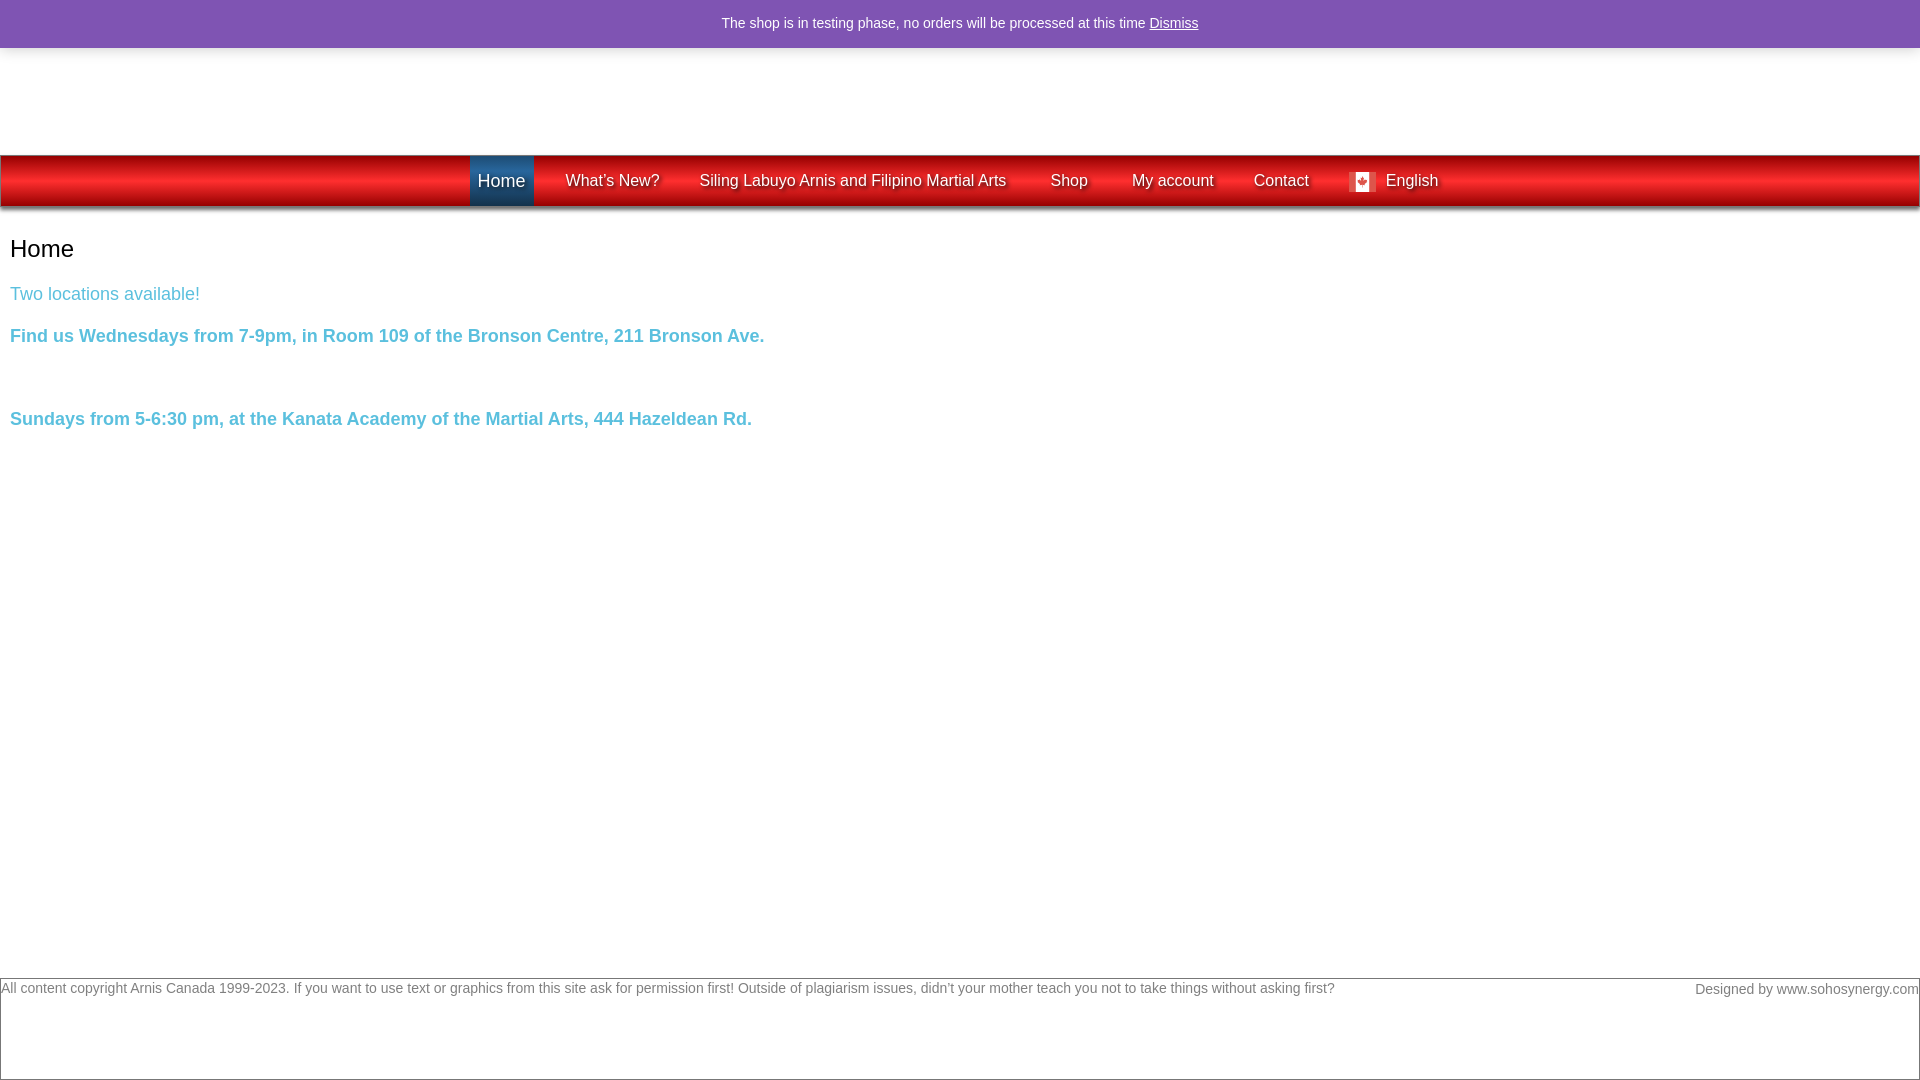 The height and width of the screenshot is (1080, 1920). Describe the element at coordinates (1174, 23) in the screenshot. I see `'Dismiss'` at that location.